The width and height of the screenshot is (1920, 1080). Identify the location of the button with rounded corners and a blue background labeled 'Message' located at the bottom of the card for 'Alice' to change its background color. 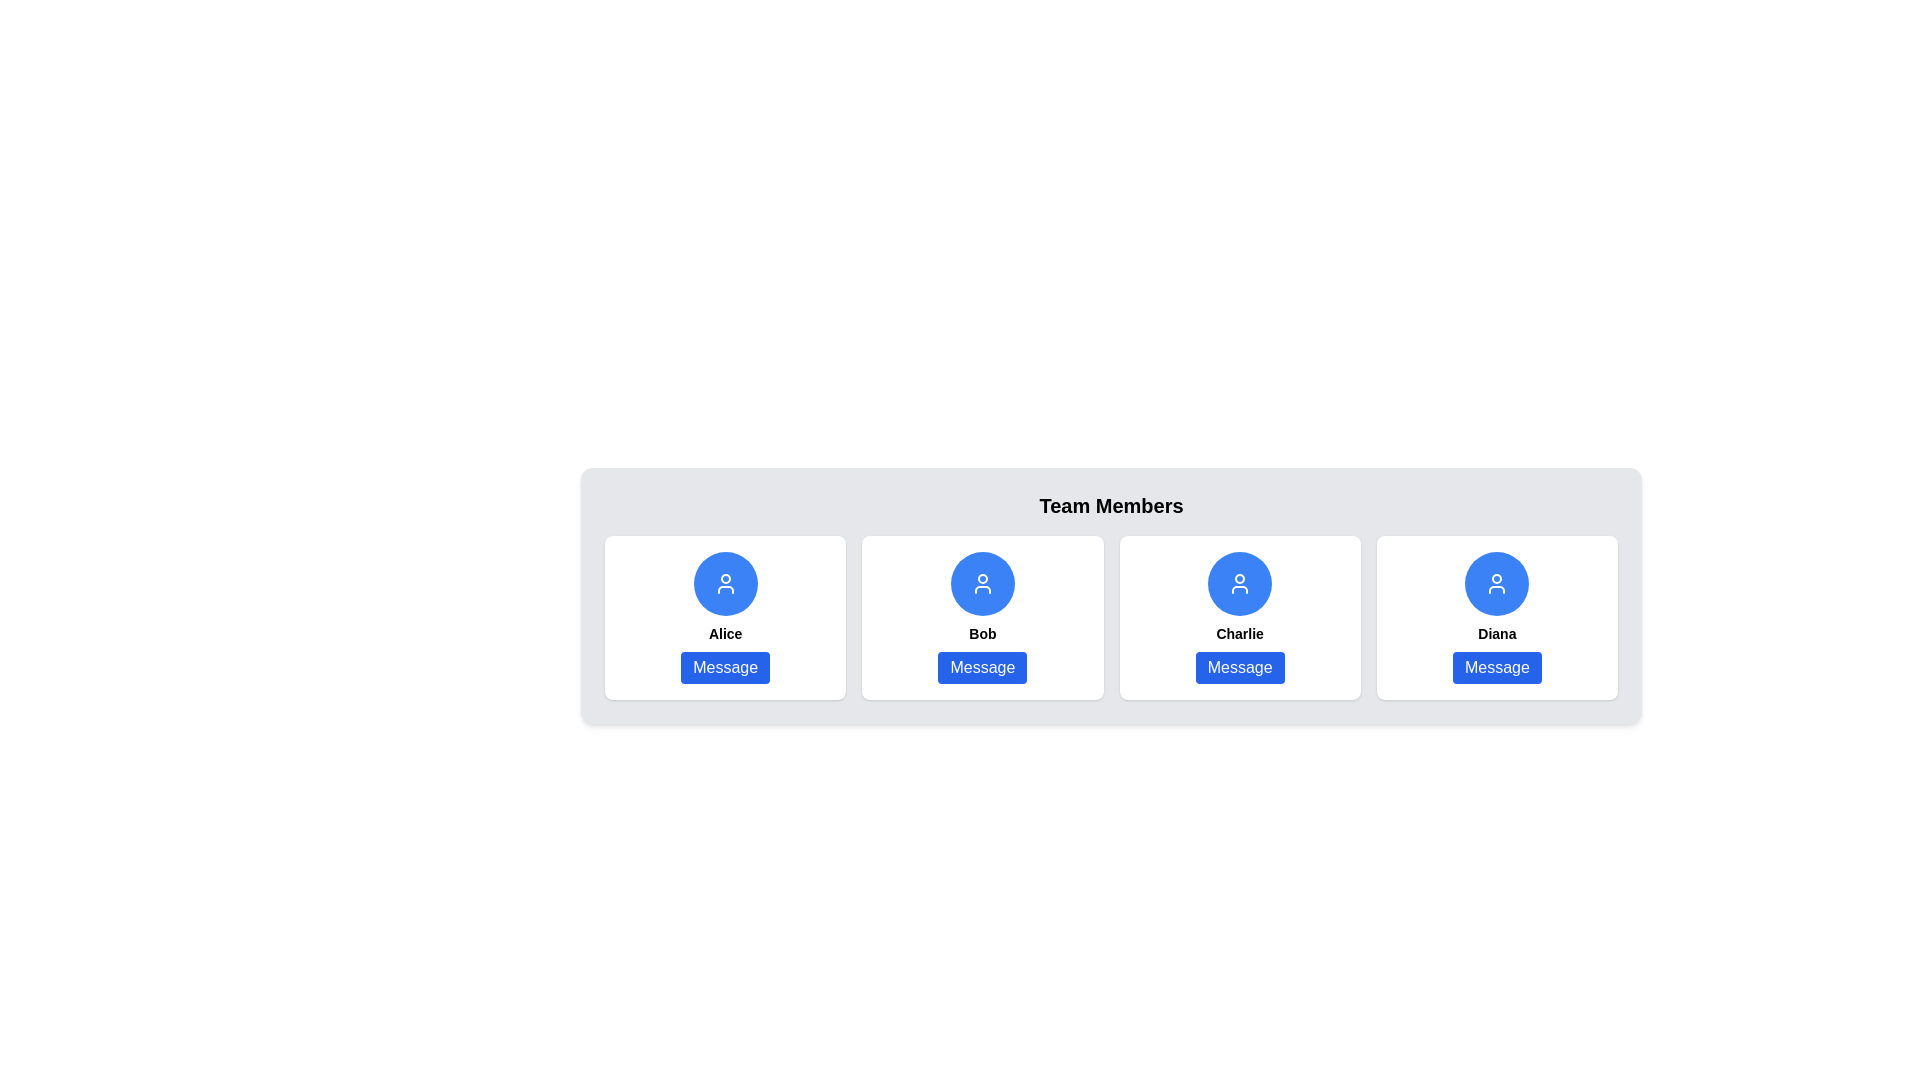
(724, 667).